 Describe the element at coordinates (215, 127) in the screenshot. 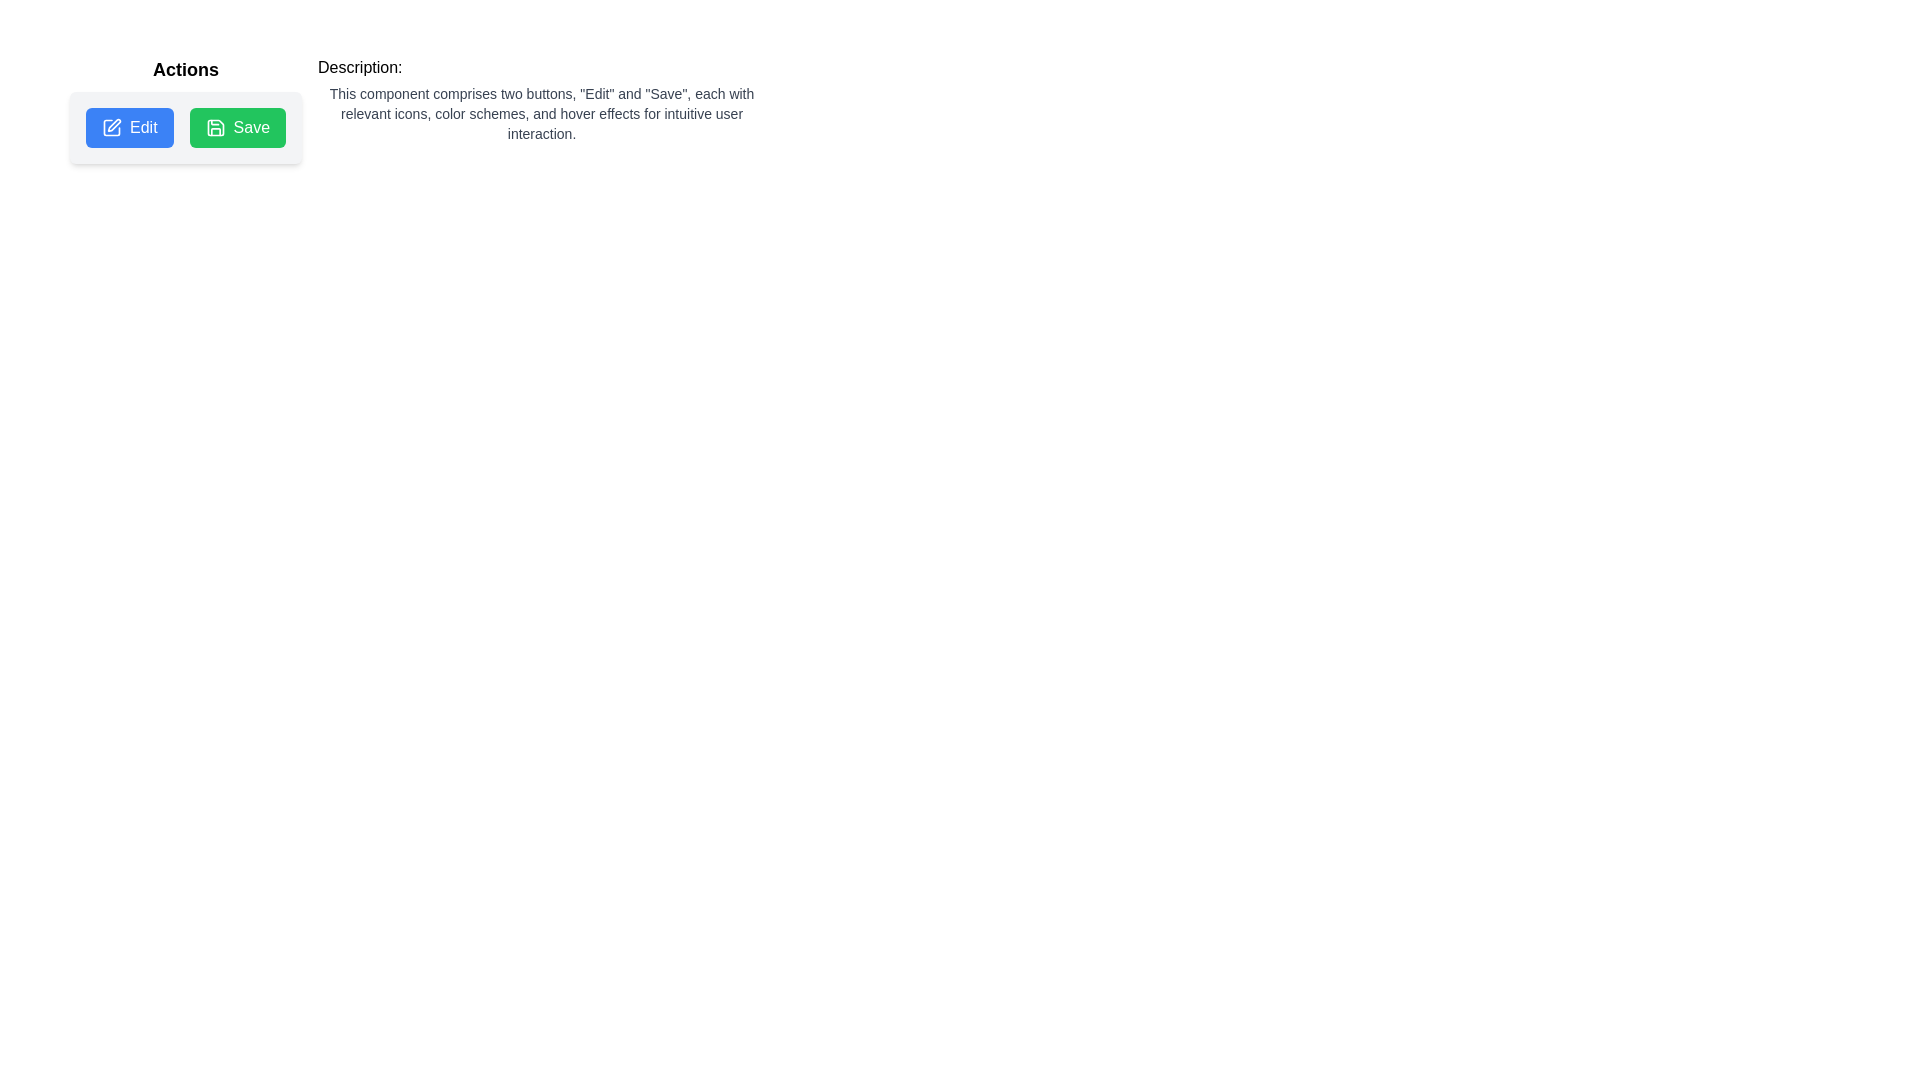

I see `the save button represented by a floppy disk icon with a green background and white stroke outline, located as the second button in the horizontal action section` at that location.